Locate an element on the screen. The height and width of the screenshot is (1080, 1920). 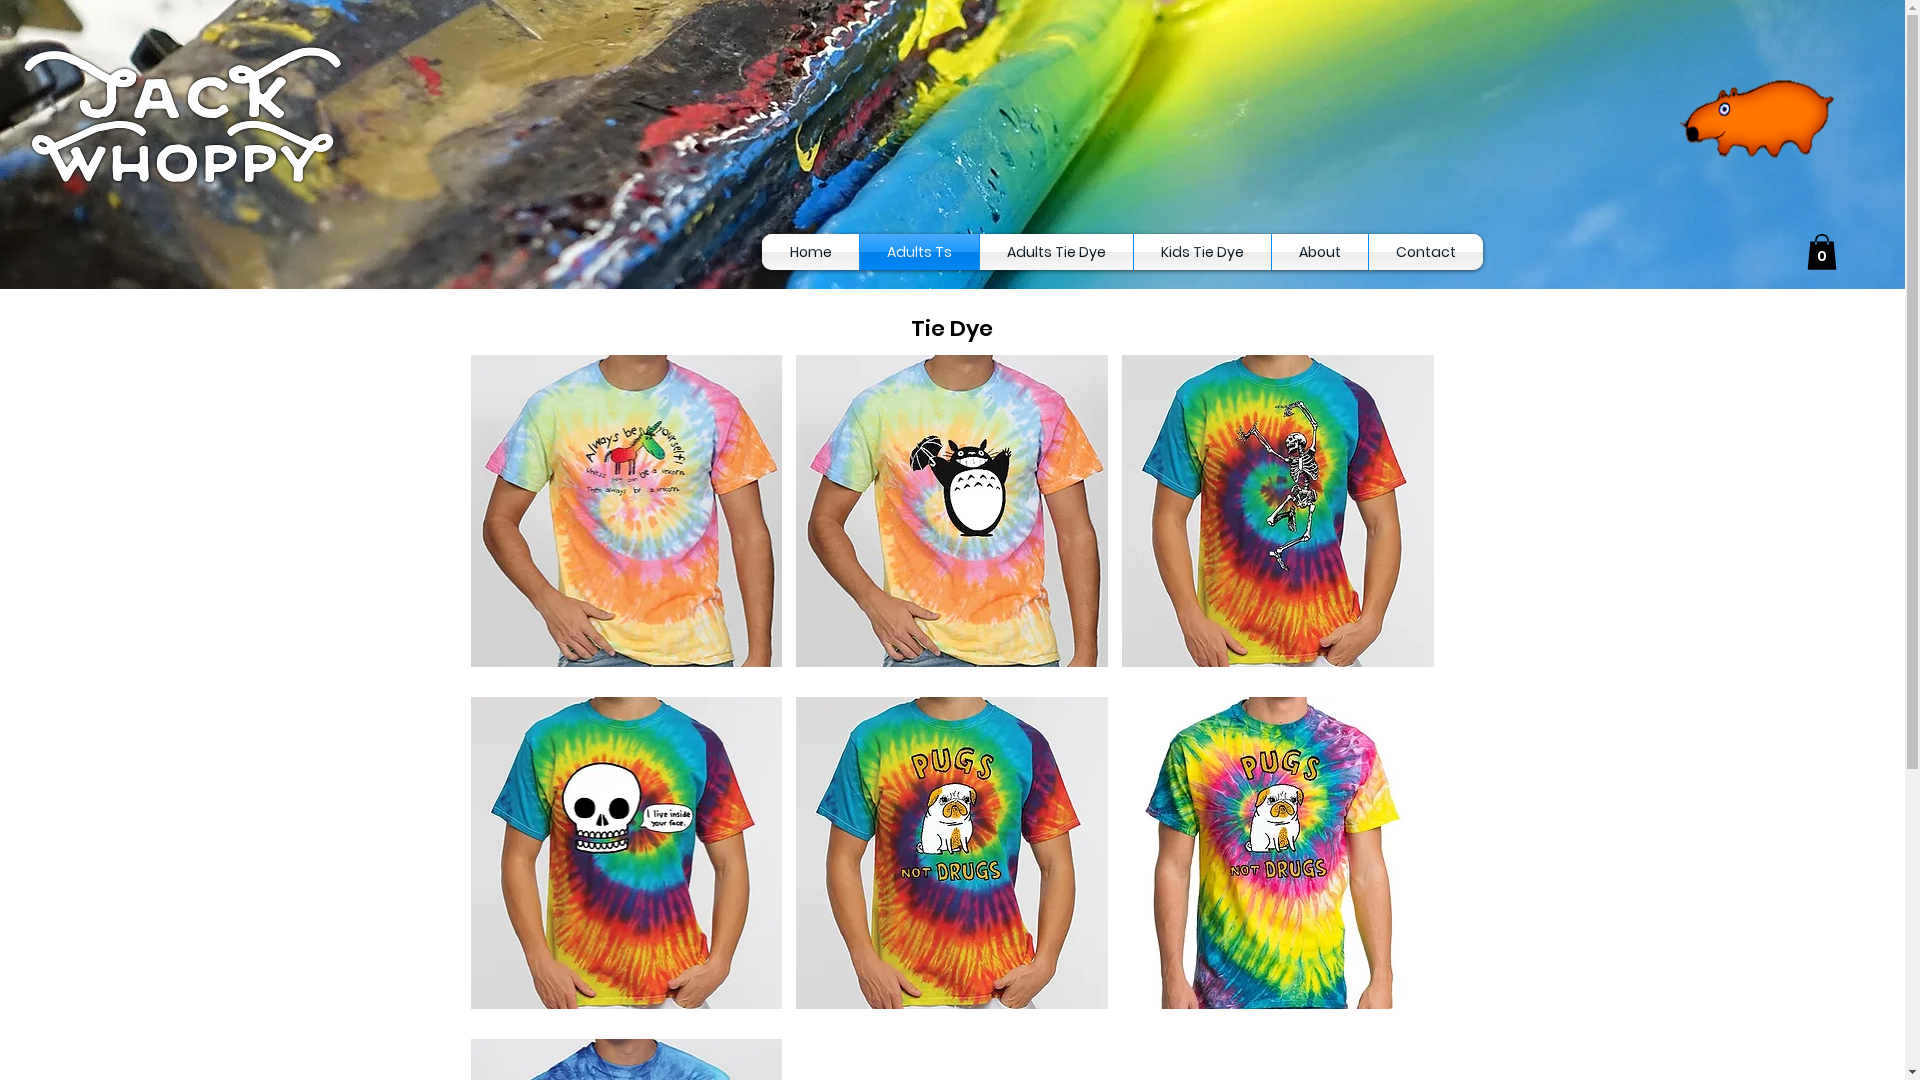
'Contact' is located at coordinates (1367, 250).